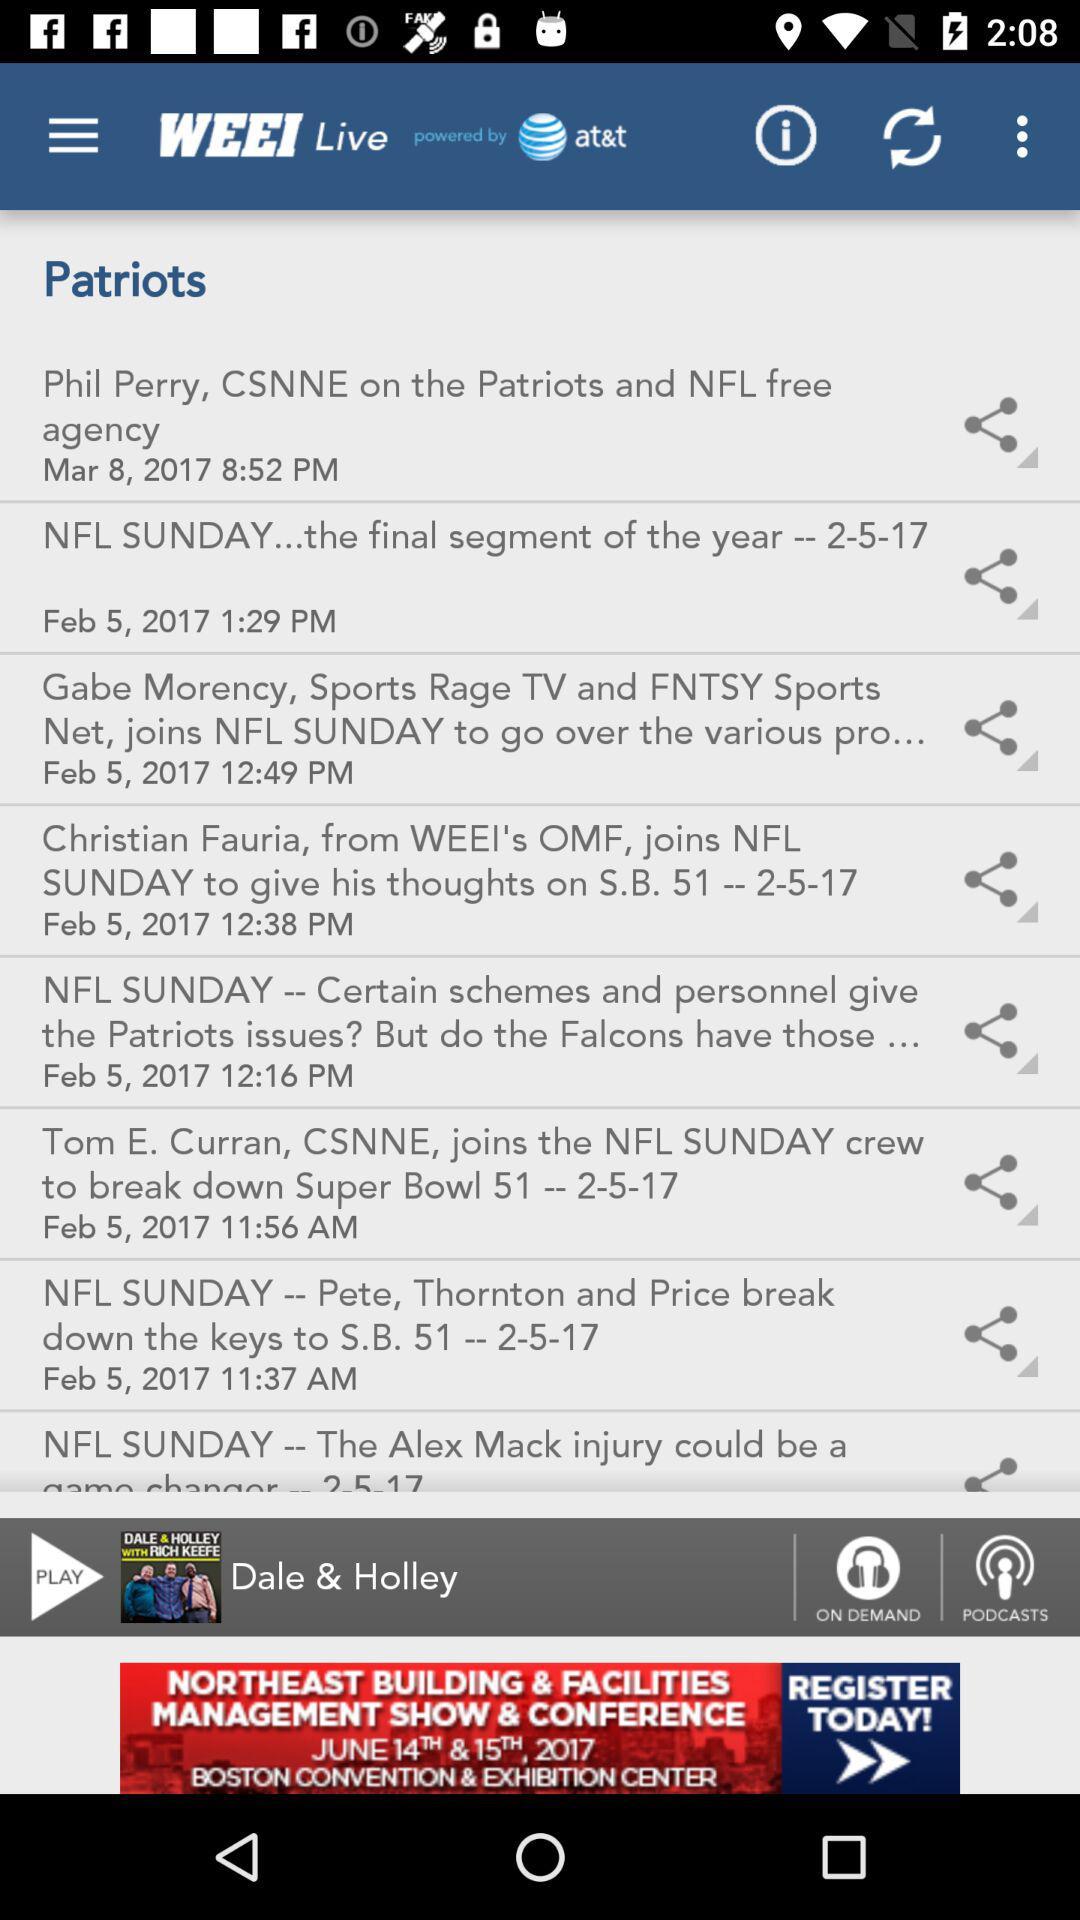 This screenshot has width=1080, height=1920. I want to click on click on advertisement, so click(540, 1727).